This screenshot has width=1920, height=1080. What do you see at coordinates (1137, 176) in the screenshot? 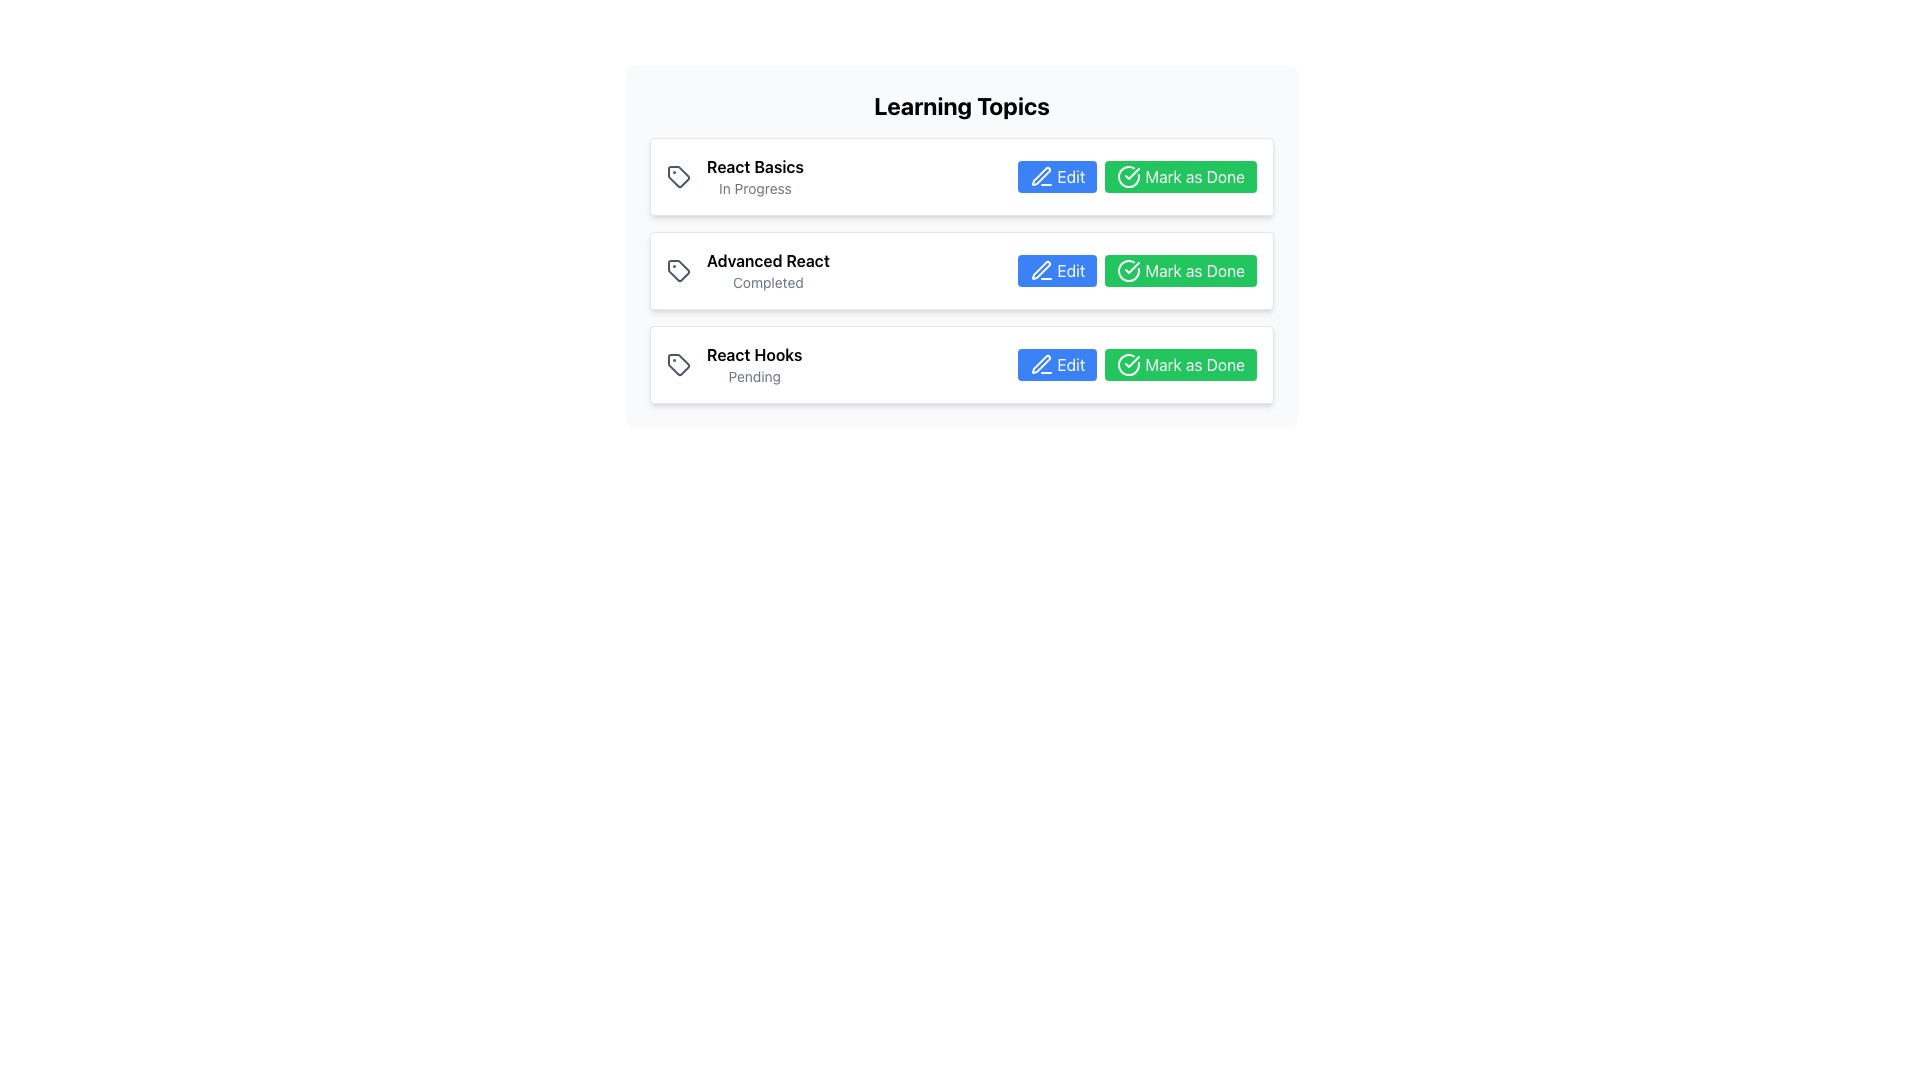
I see `the green 'Mark as Done' button with white text and a checkmark icon, located in the row for 'React Basics', to enable keyboard interaction` at bounding box center [1137, 176].